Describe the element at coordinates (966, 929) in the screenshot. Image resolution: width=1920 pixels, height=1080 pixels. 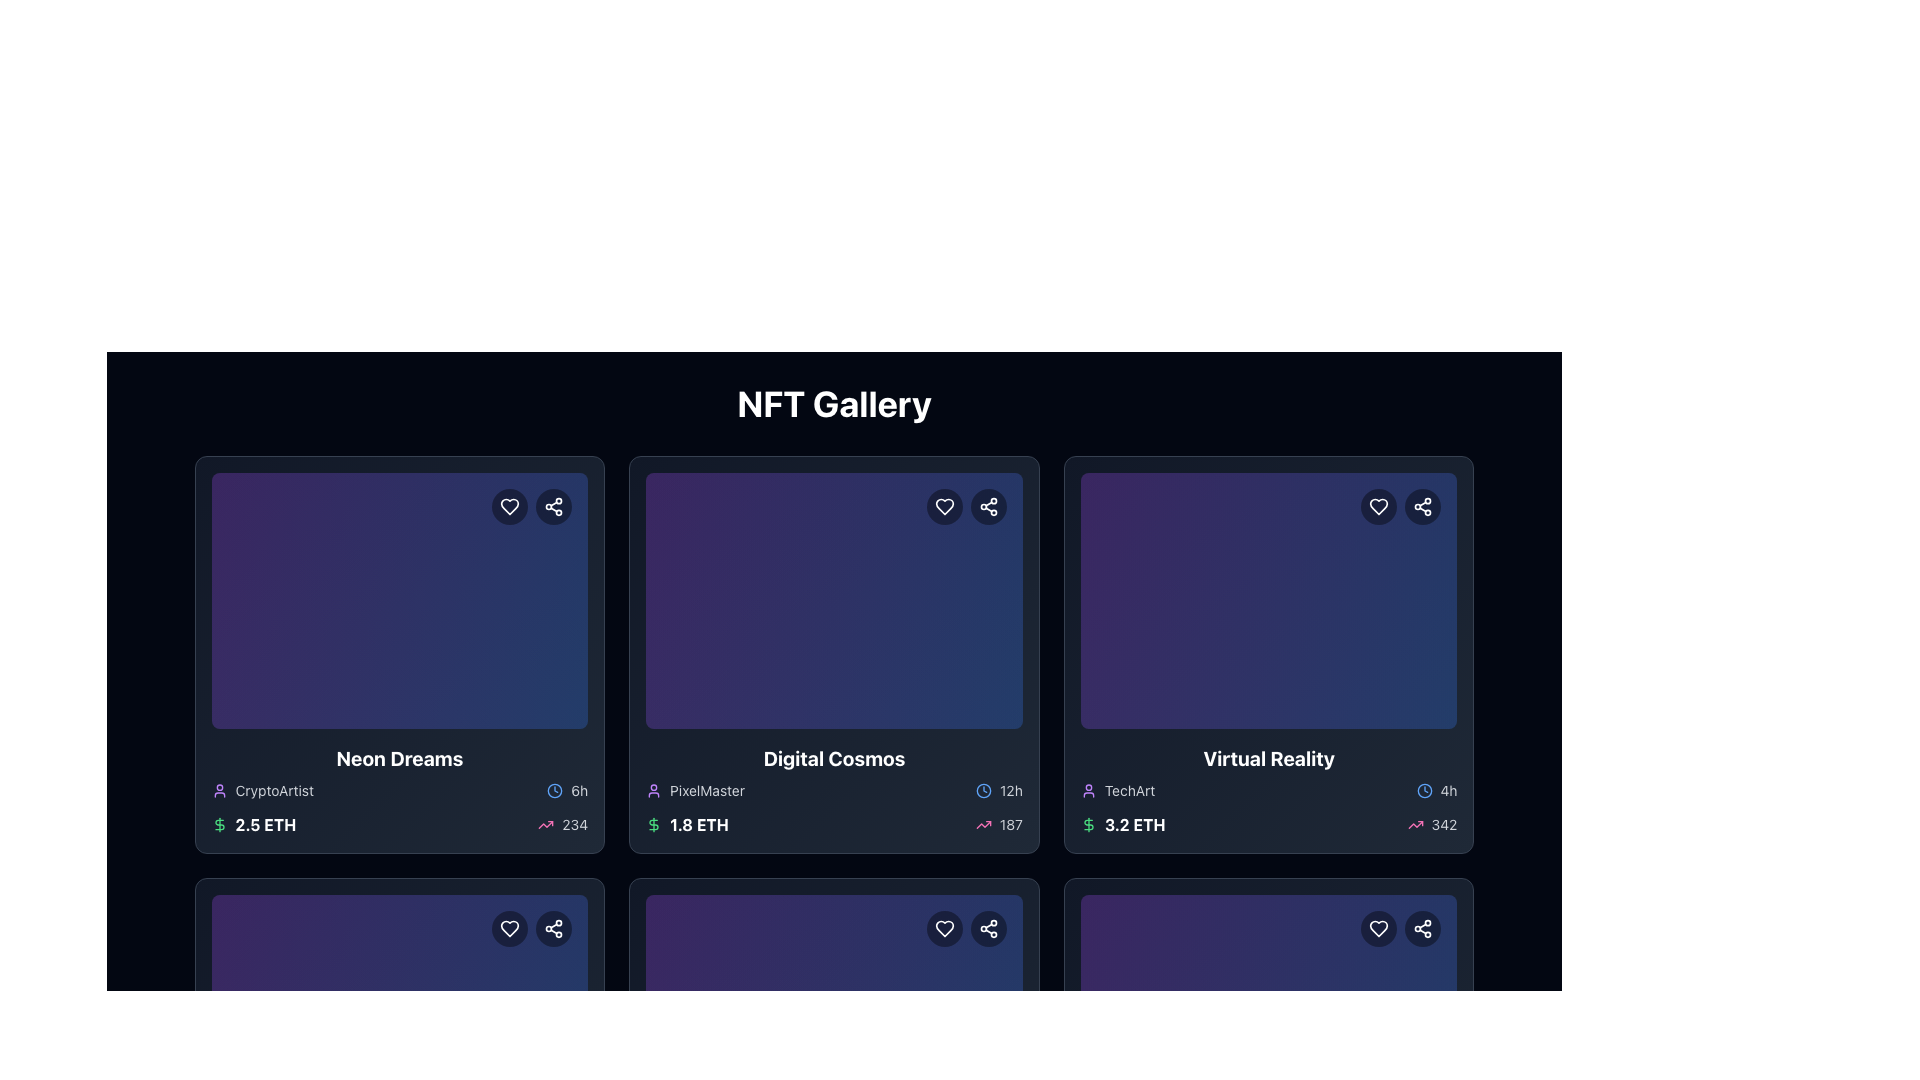
I see `the left 'like' button in the interactive button group located at the top-right corner of the card section to favorite the content` at that location.